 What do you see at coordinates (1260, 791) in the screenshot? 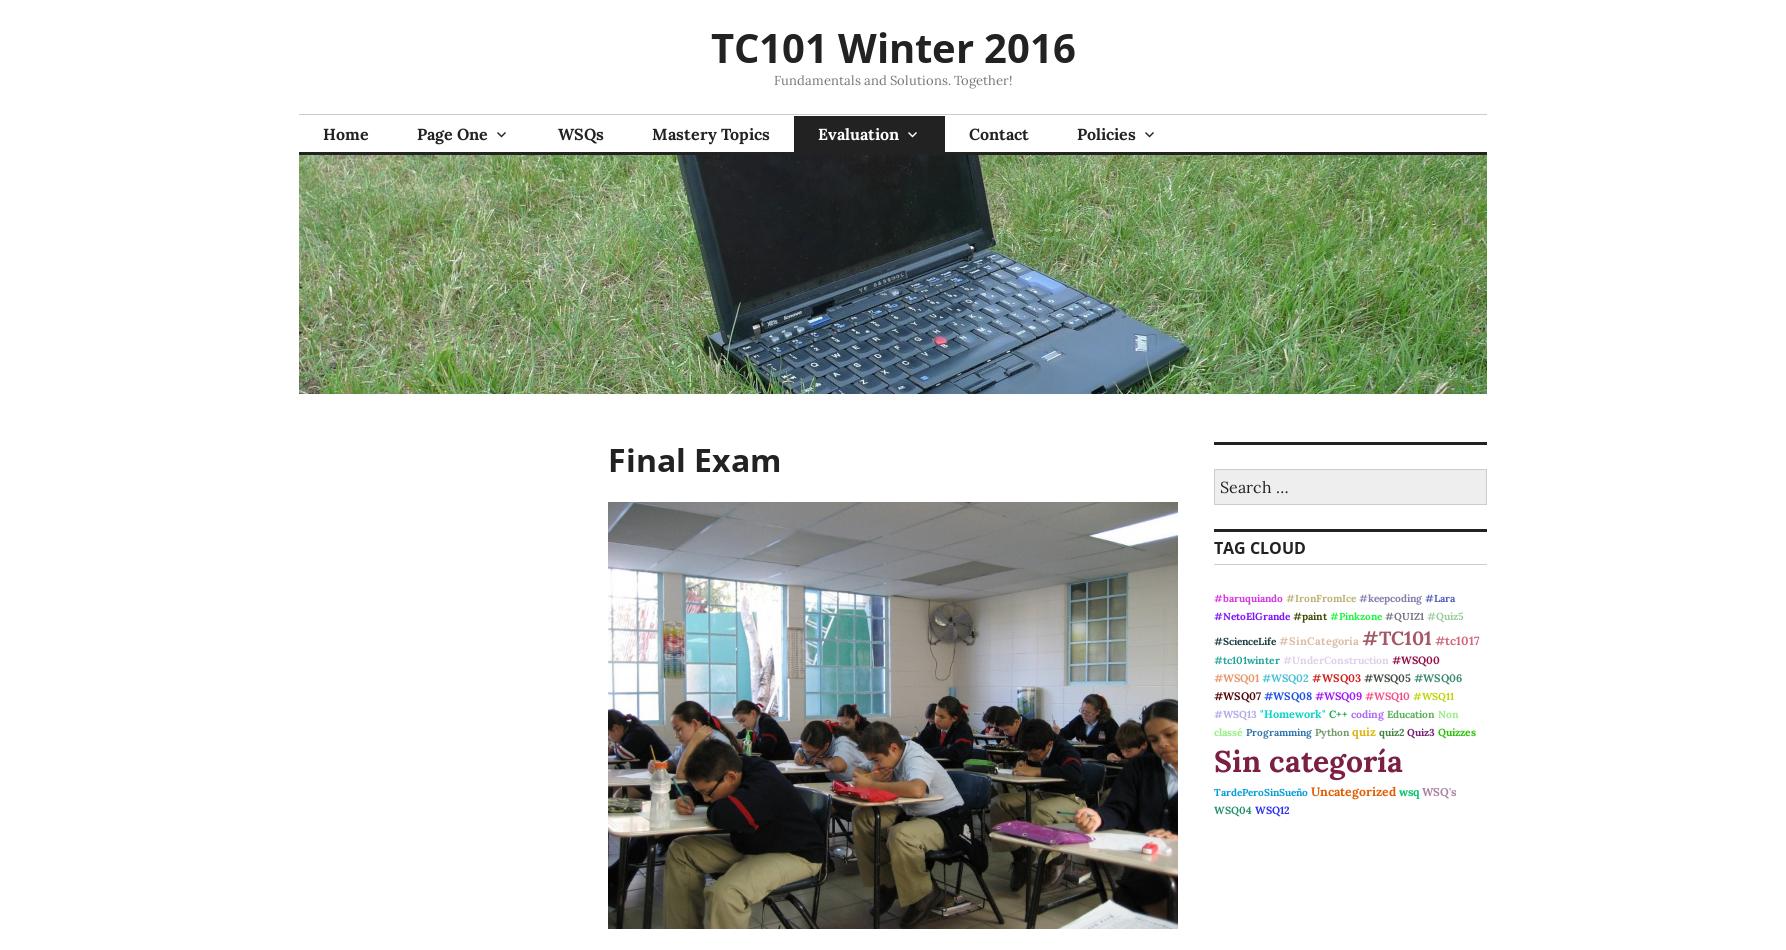
I see `'TardePeroSinSueño'` at bounding box center [1260, 791].